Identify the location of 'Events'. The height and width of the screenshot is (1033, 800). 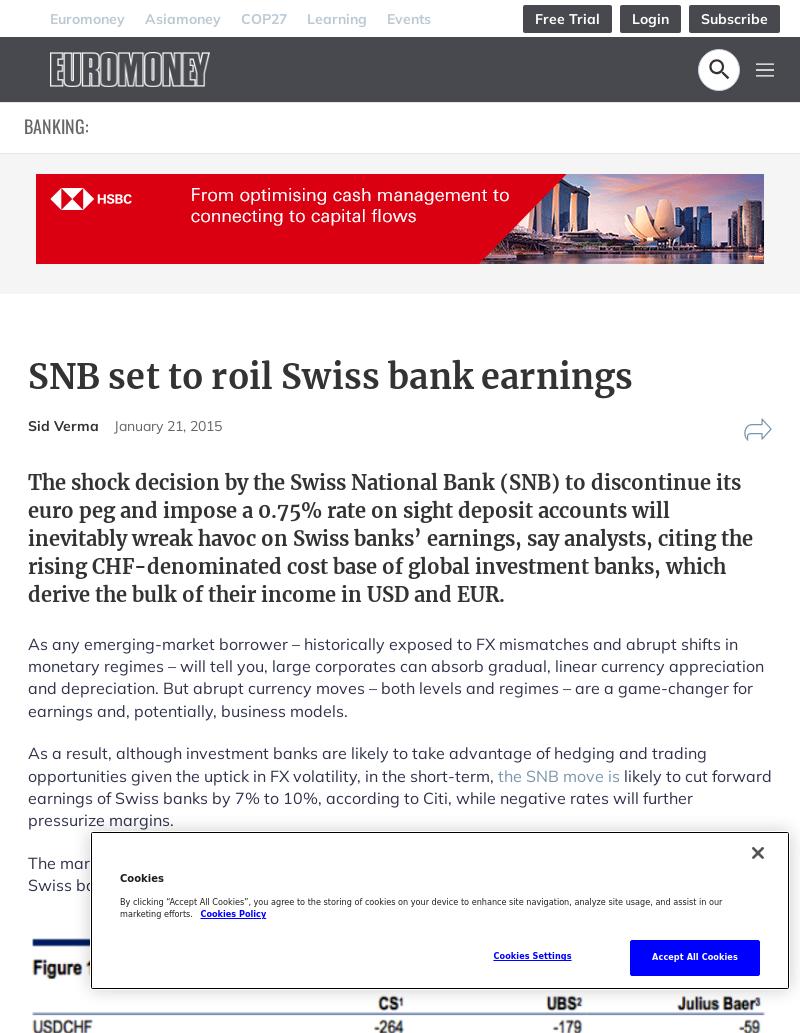
(408, 17).